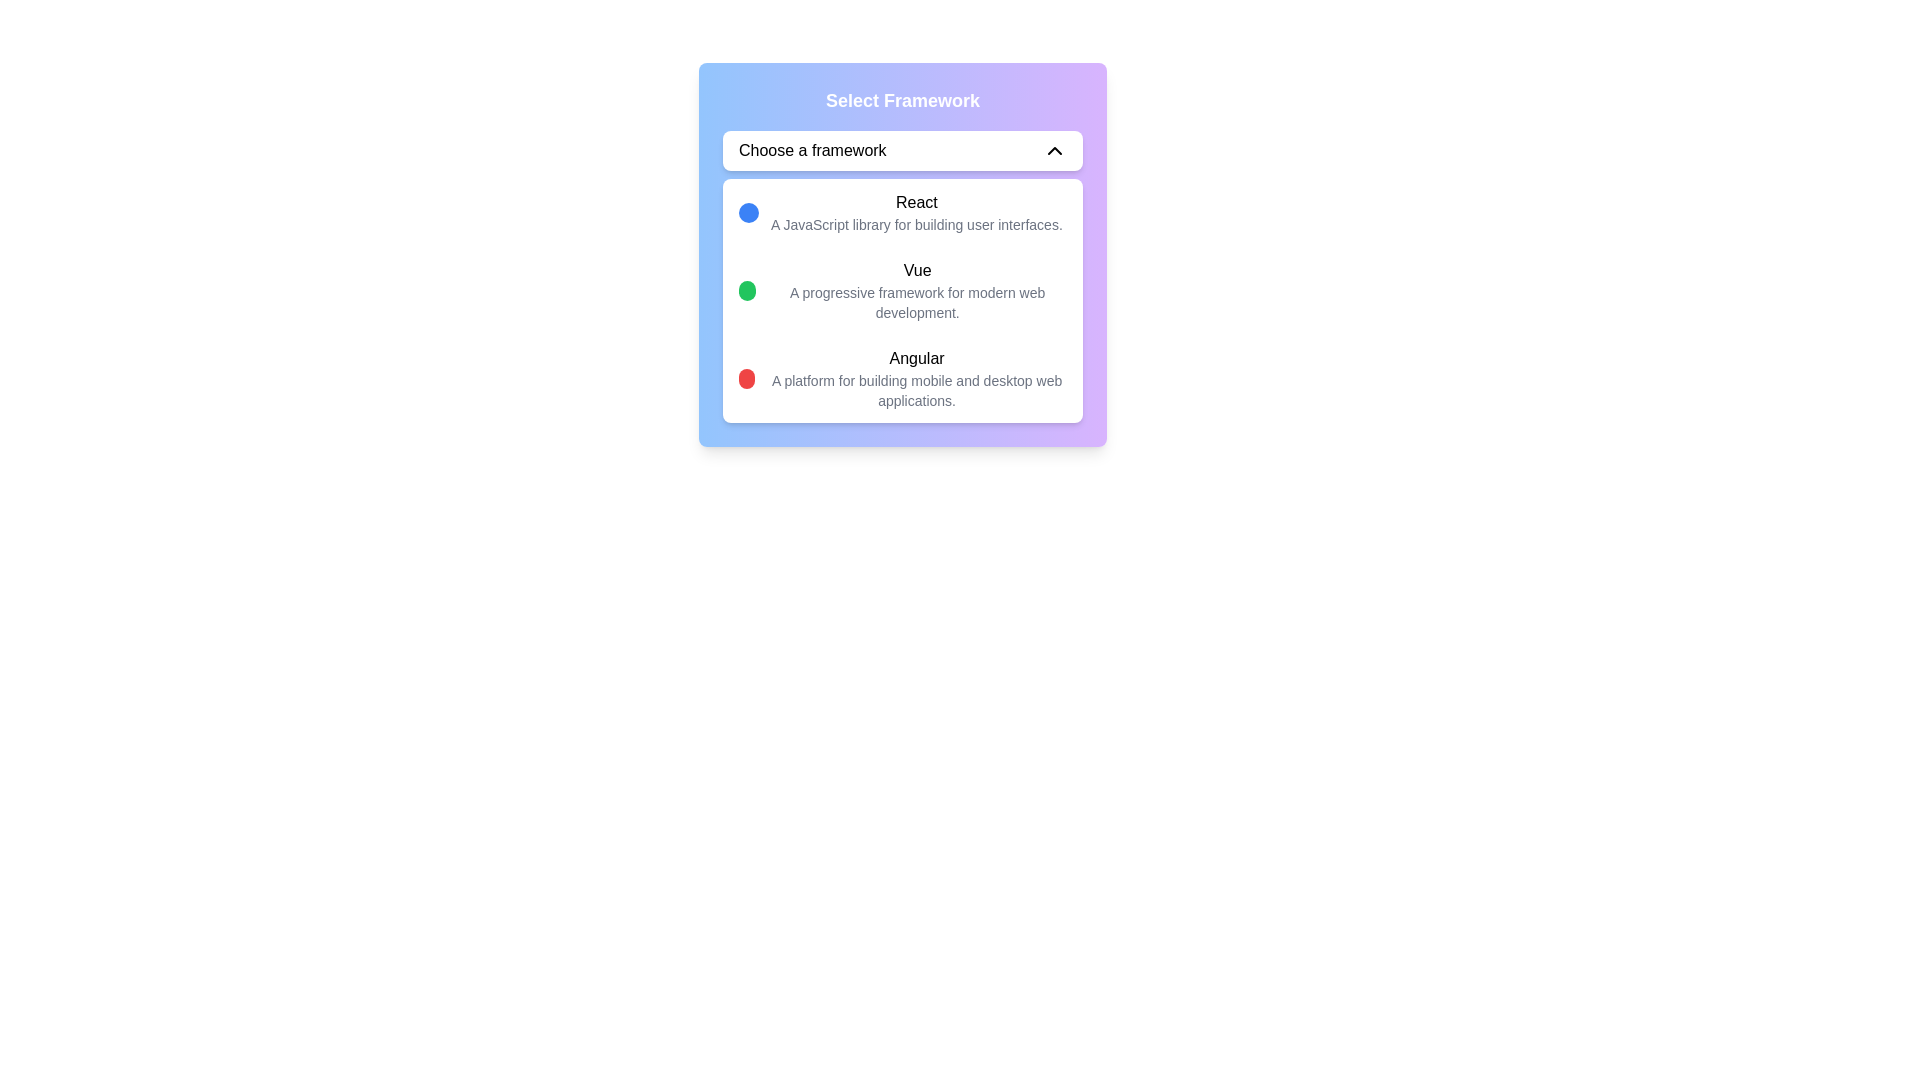 The width and height of the screenshot is (1920, 1080). What do you see at coordinates (915, 357) in the screenshot?
I see `text of the Angular framework label located in the selection list, which is positioned third below the 'Vue' option and above its description text` at bounding box center [915, 357].